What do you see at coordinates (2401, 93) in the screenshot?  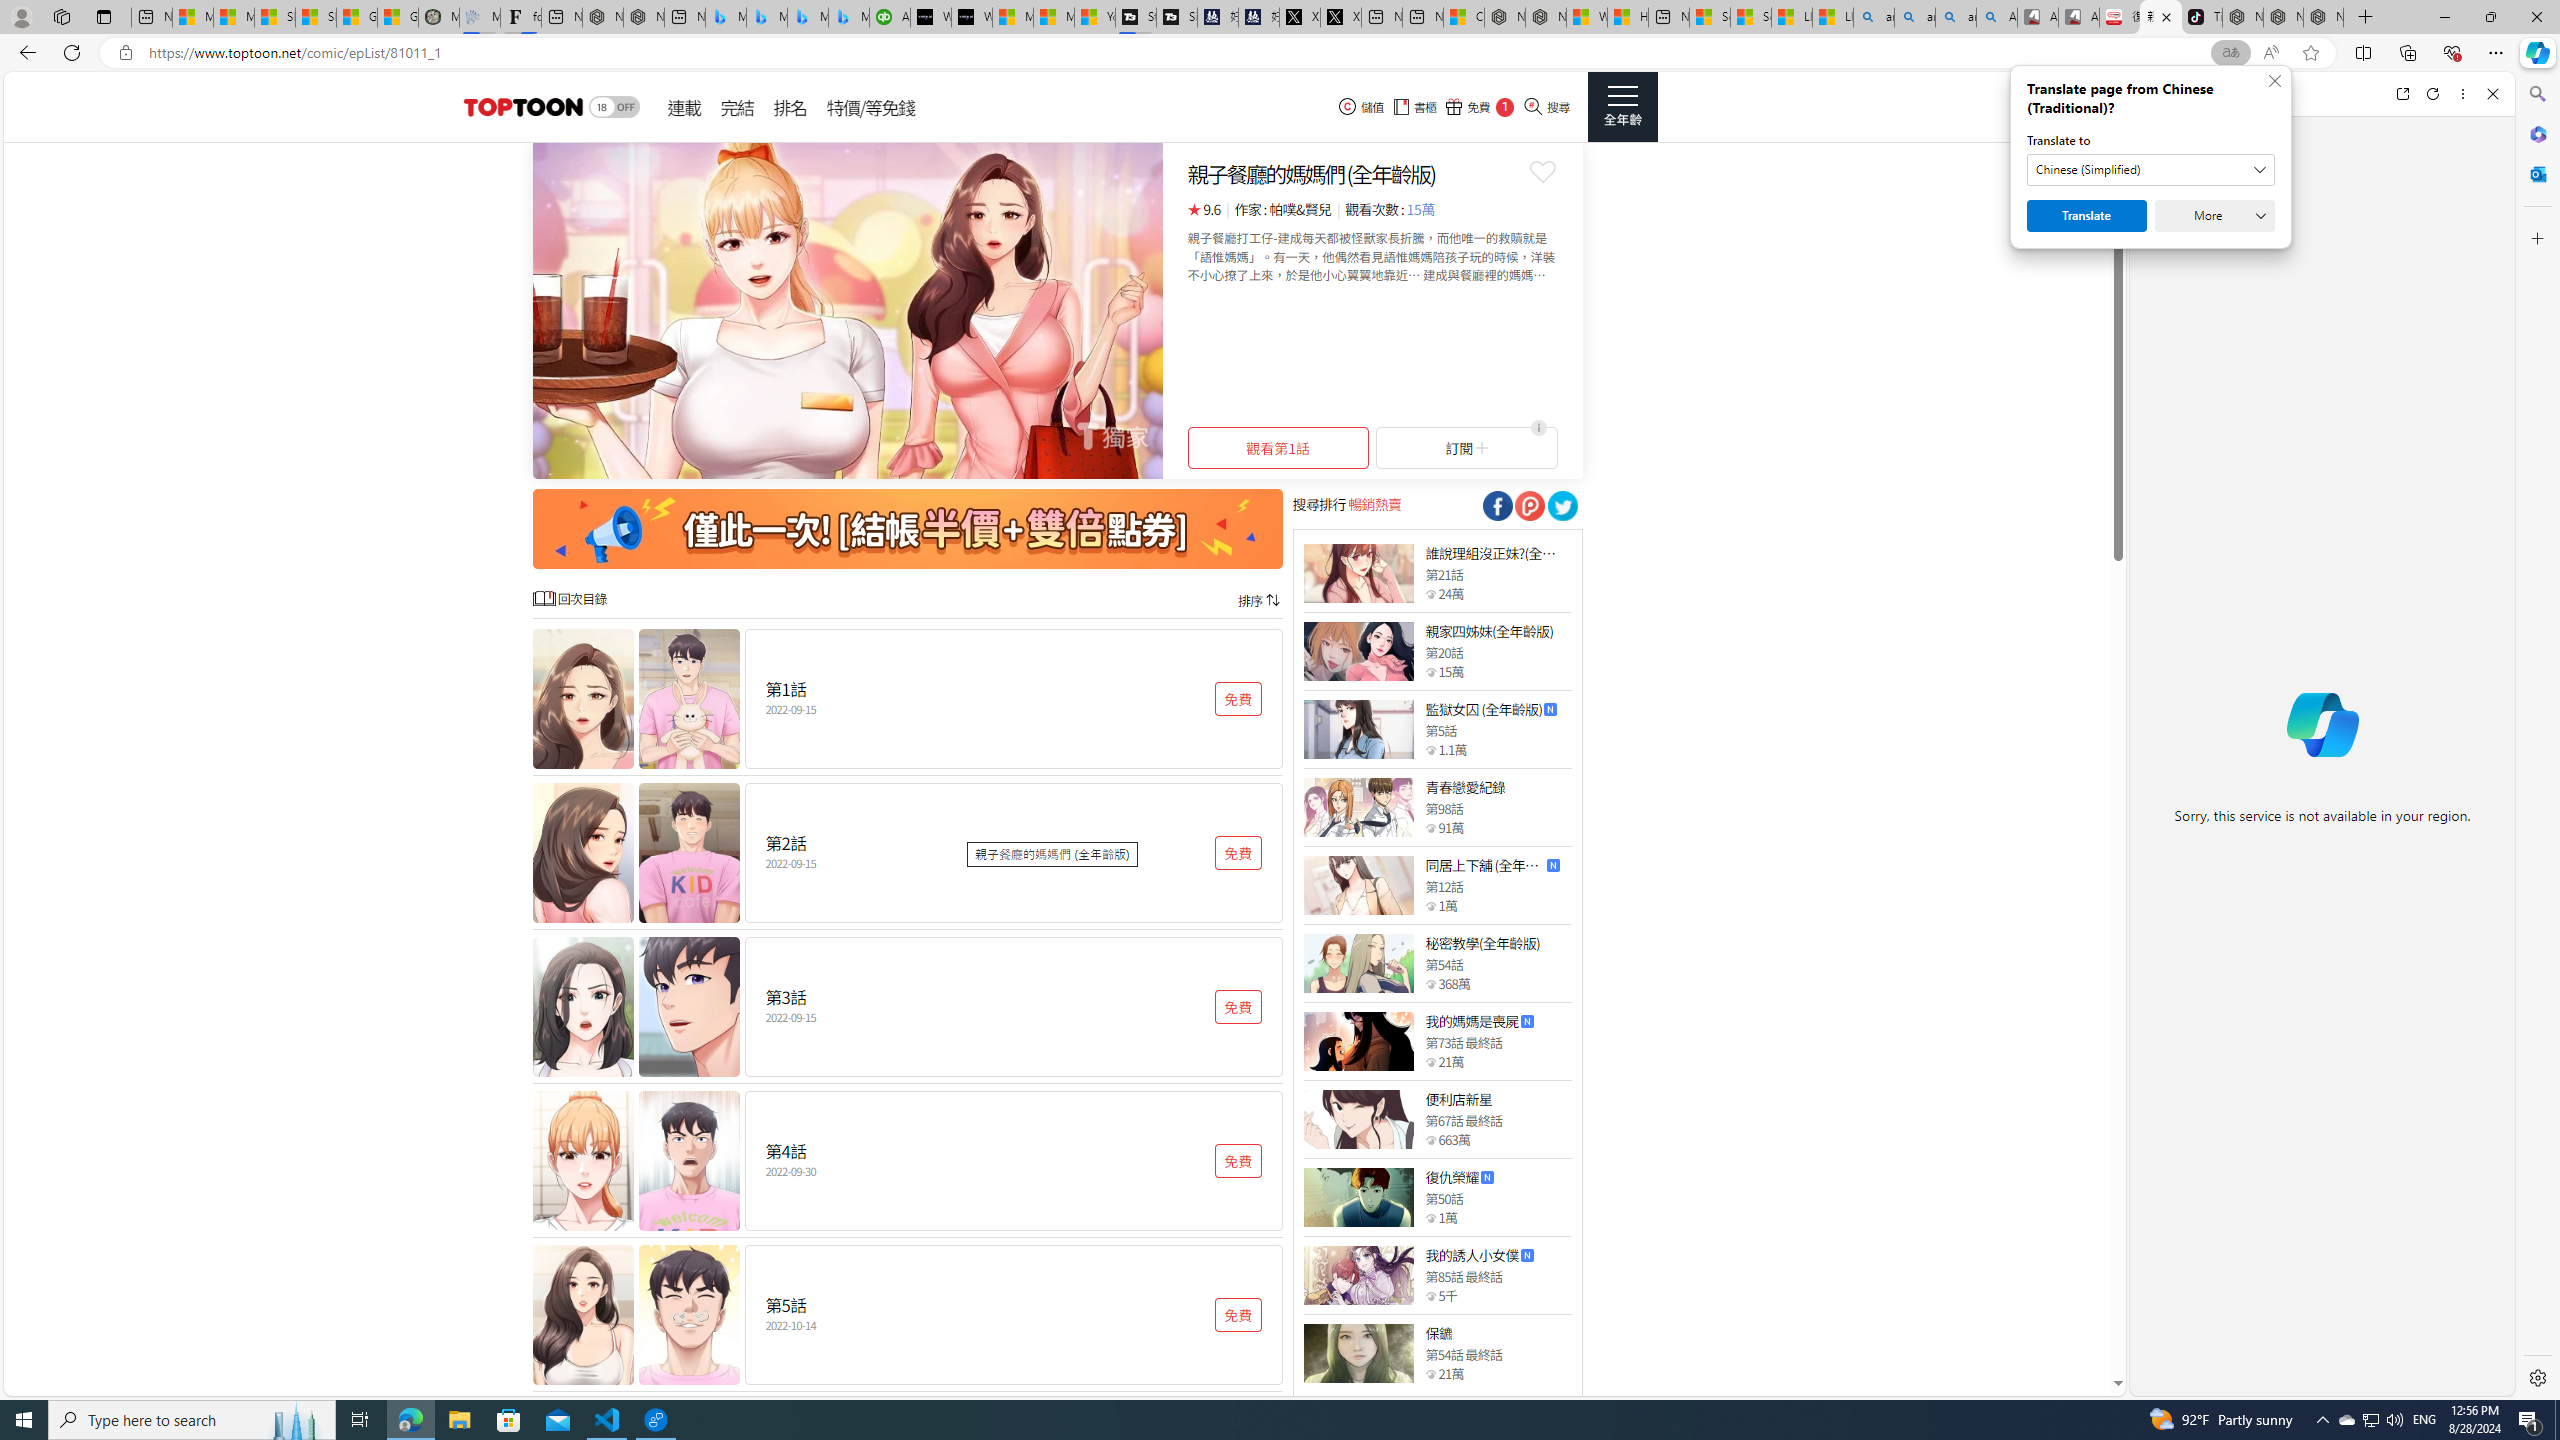 I see `'Open link in new tab'` at bounding box center [2401, 93].